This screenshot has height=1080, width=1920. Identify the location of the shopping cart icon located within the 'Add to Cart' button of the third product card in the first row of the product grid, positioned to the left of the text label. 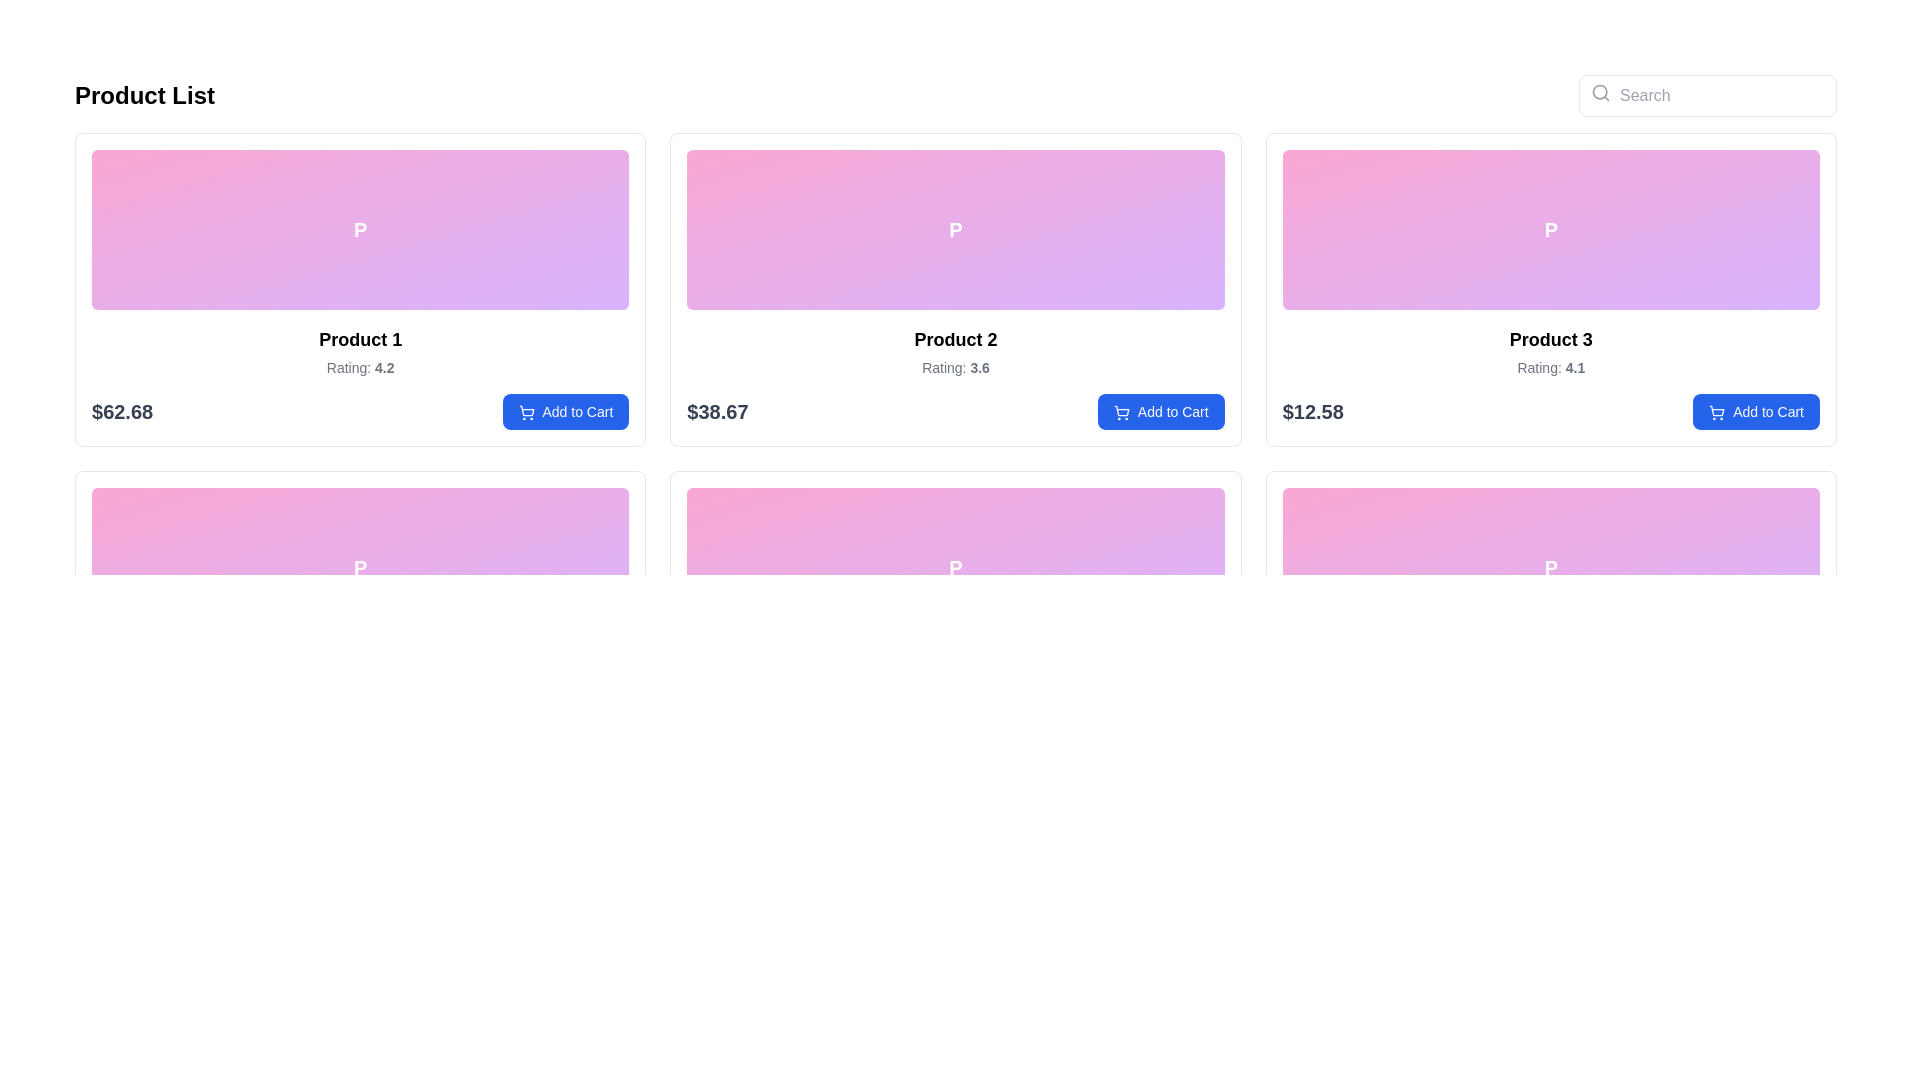
(1716, 412).